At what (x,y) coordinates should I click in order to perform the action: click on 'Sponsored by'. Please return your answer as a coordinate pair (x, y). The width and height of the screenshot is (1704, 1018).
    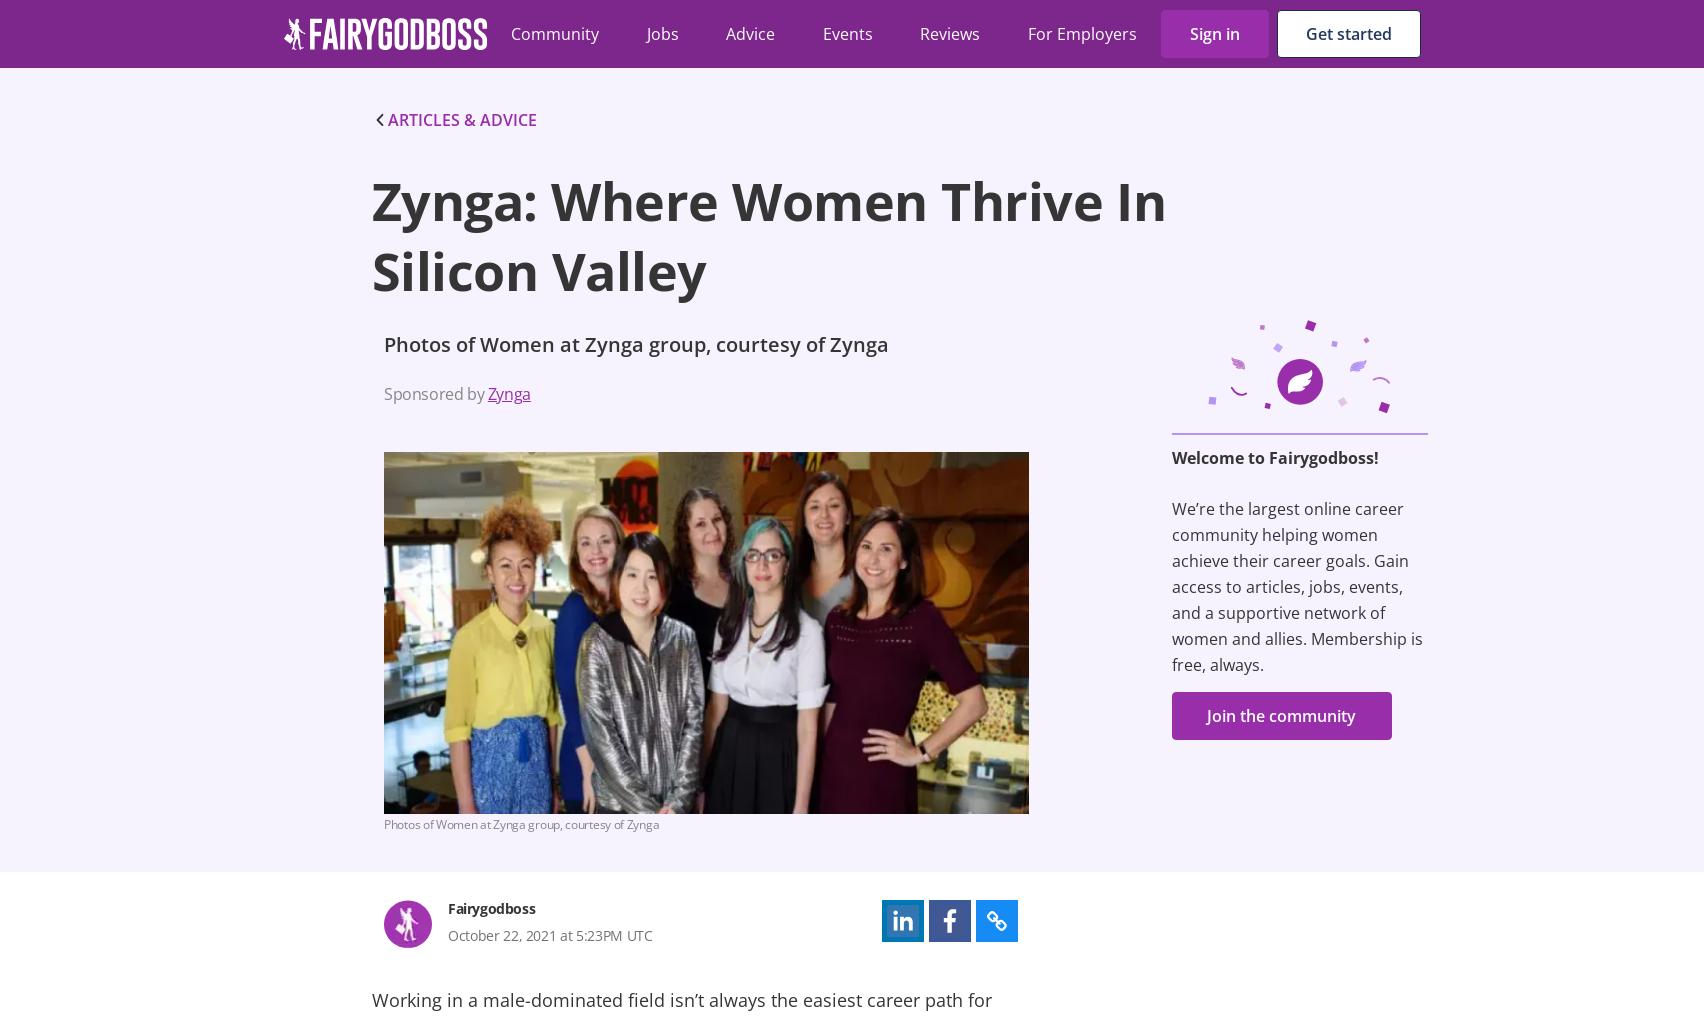
    Looking at the image, I should click on (434, 393).